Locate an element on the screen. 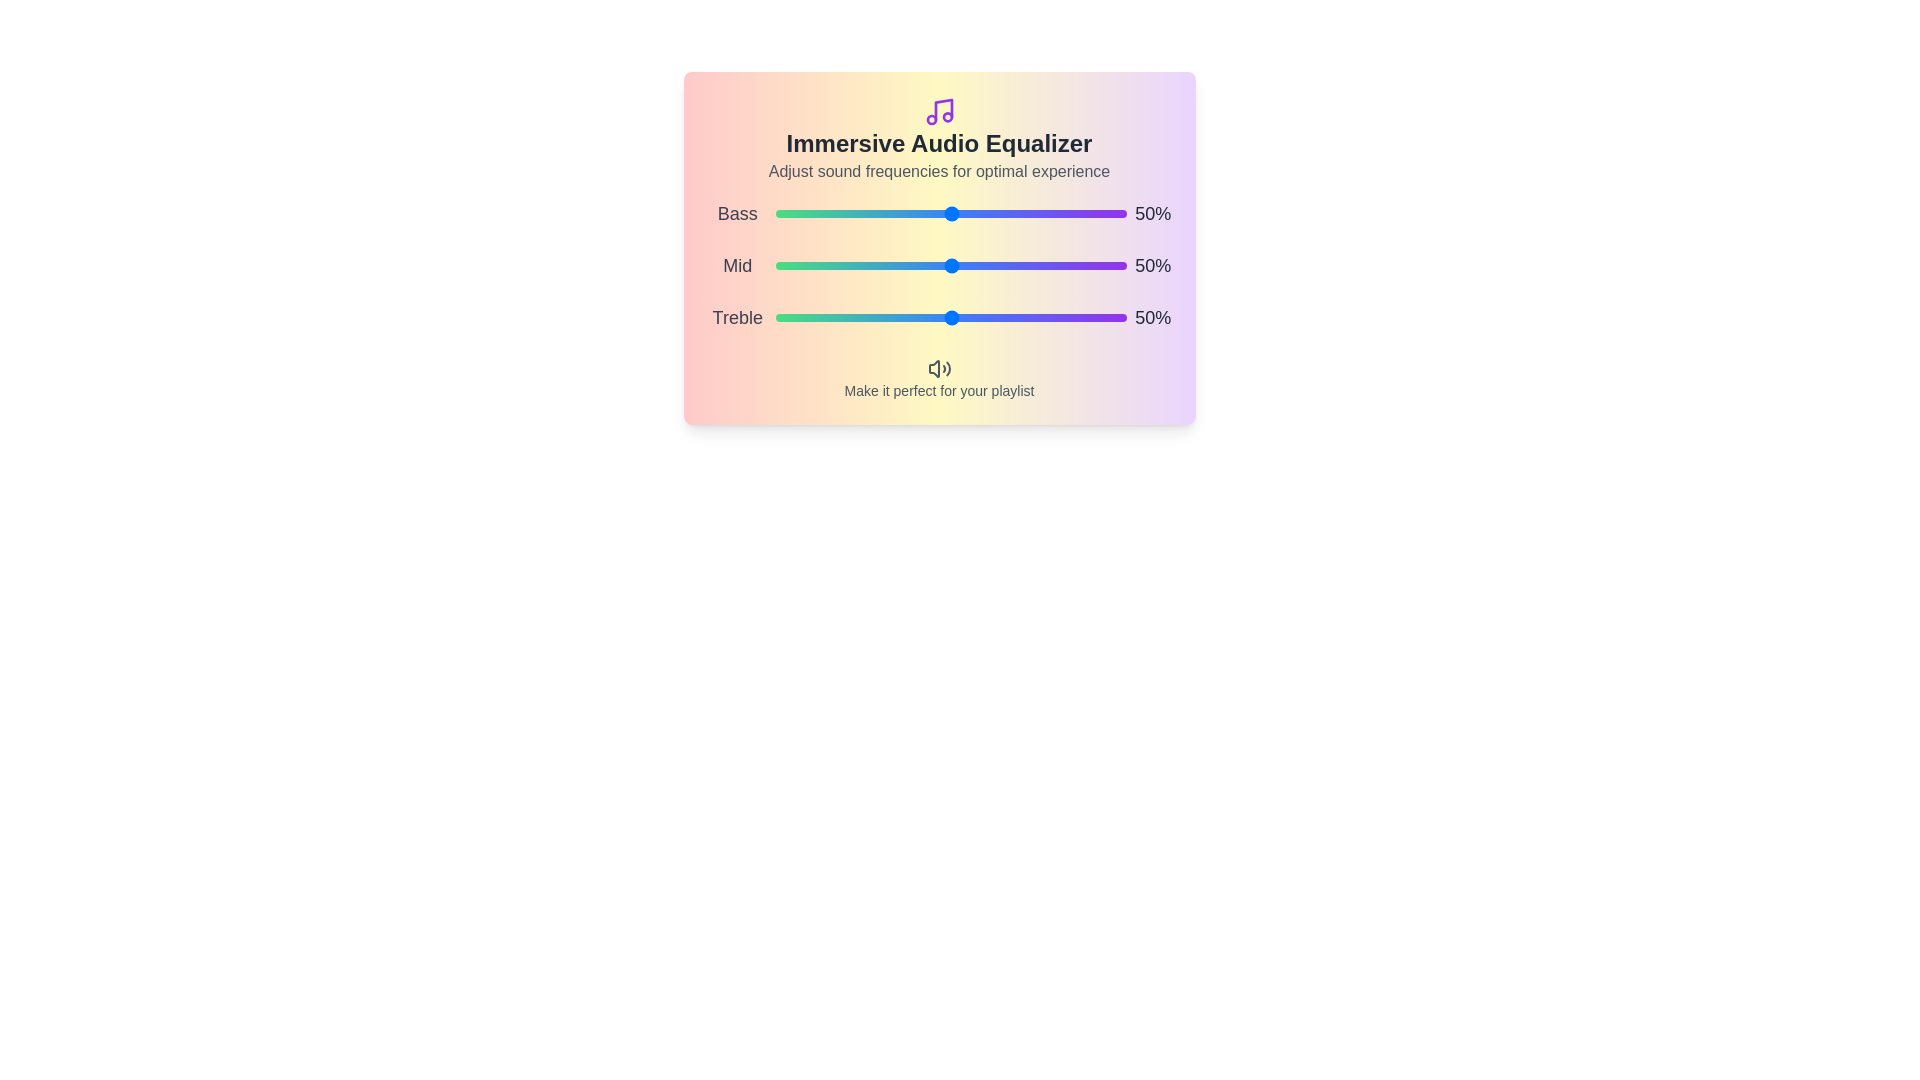  the 0 slider to 52% is located at coordinates (1041, 213).